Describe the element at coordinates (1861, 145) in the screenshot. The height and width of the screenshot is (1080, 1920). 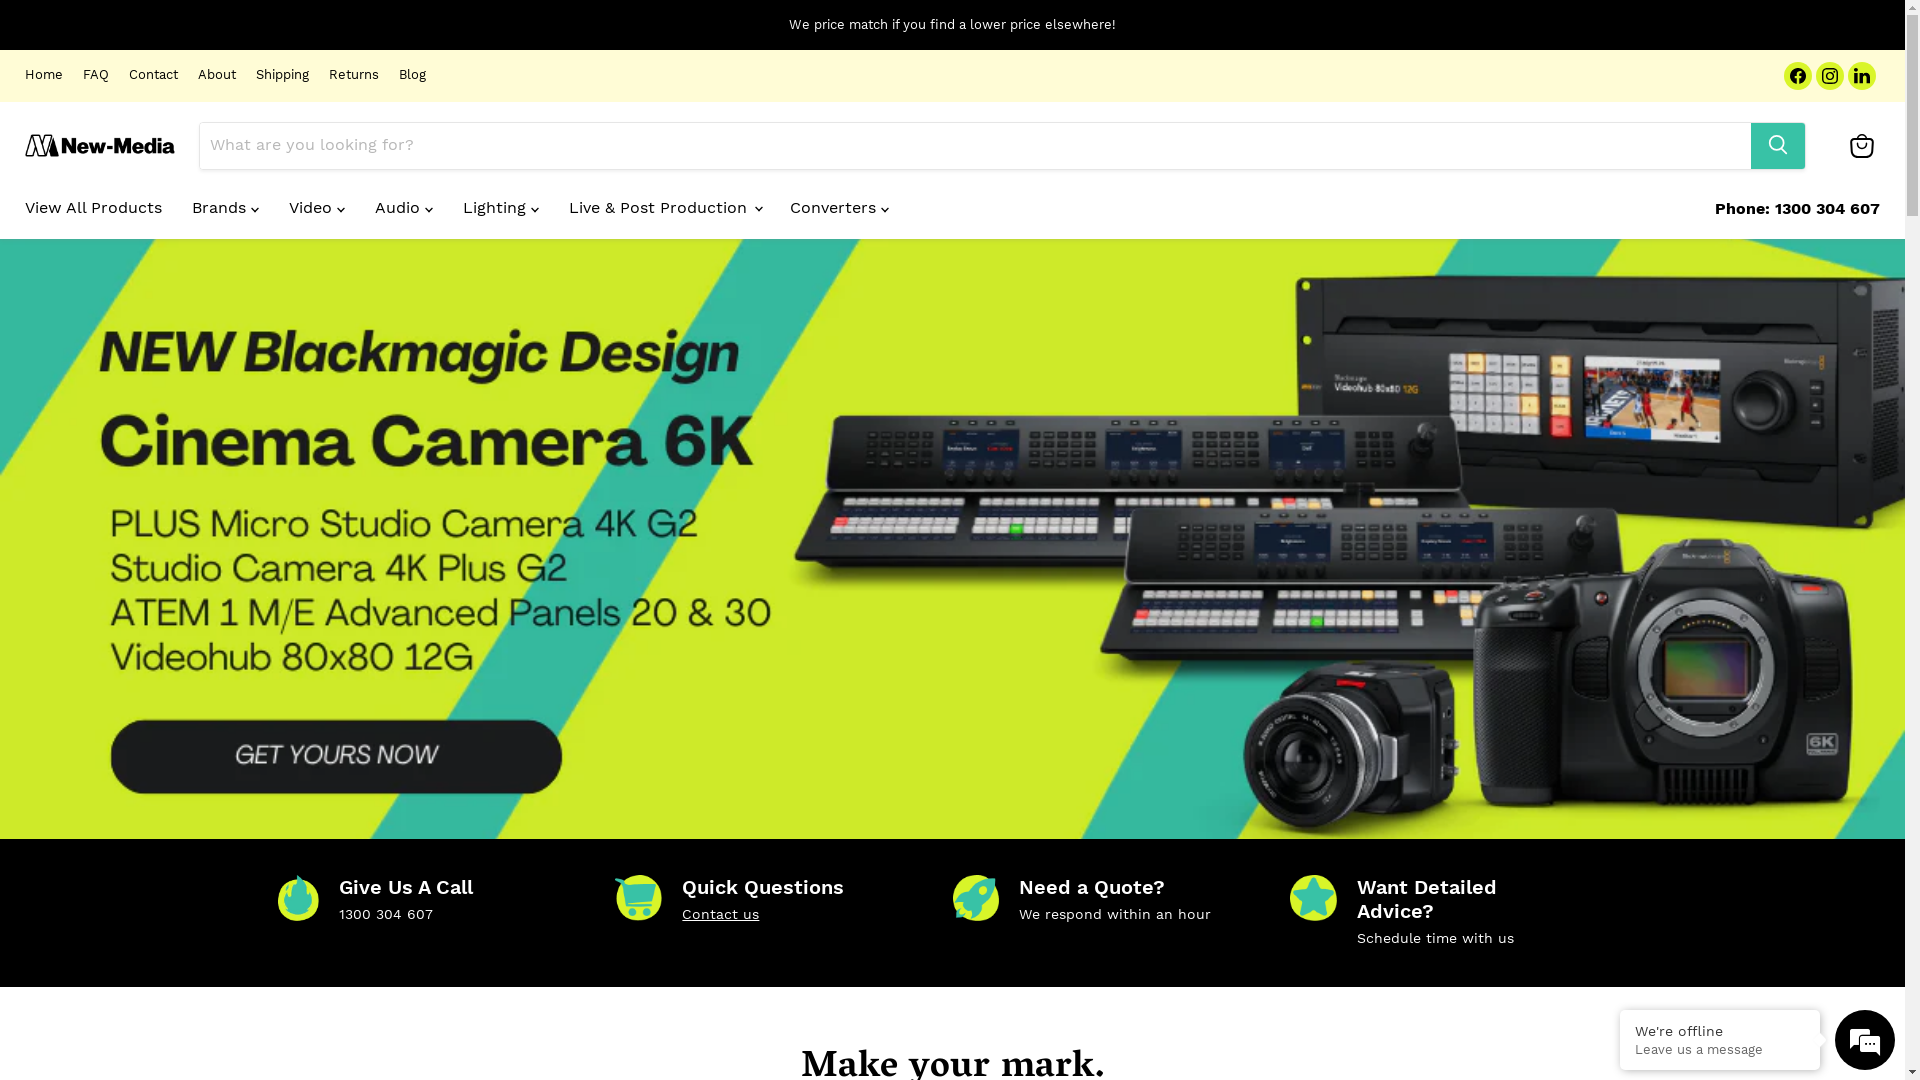
I see `'View cart'` at that location.